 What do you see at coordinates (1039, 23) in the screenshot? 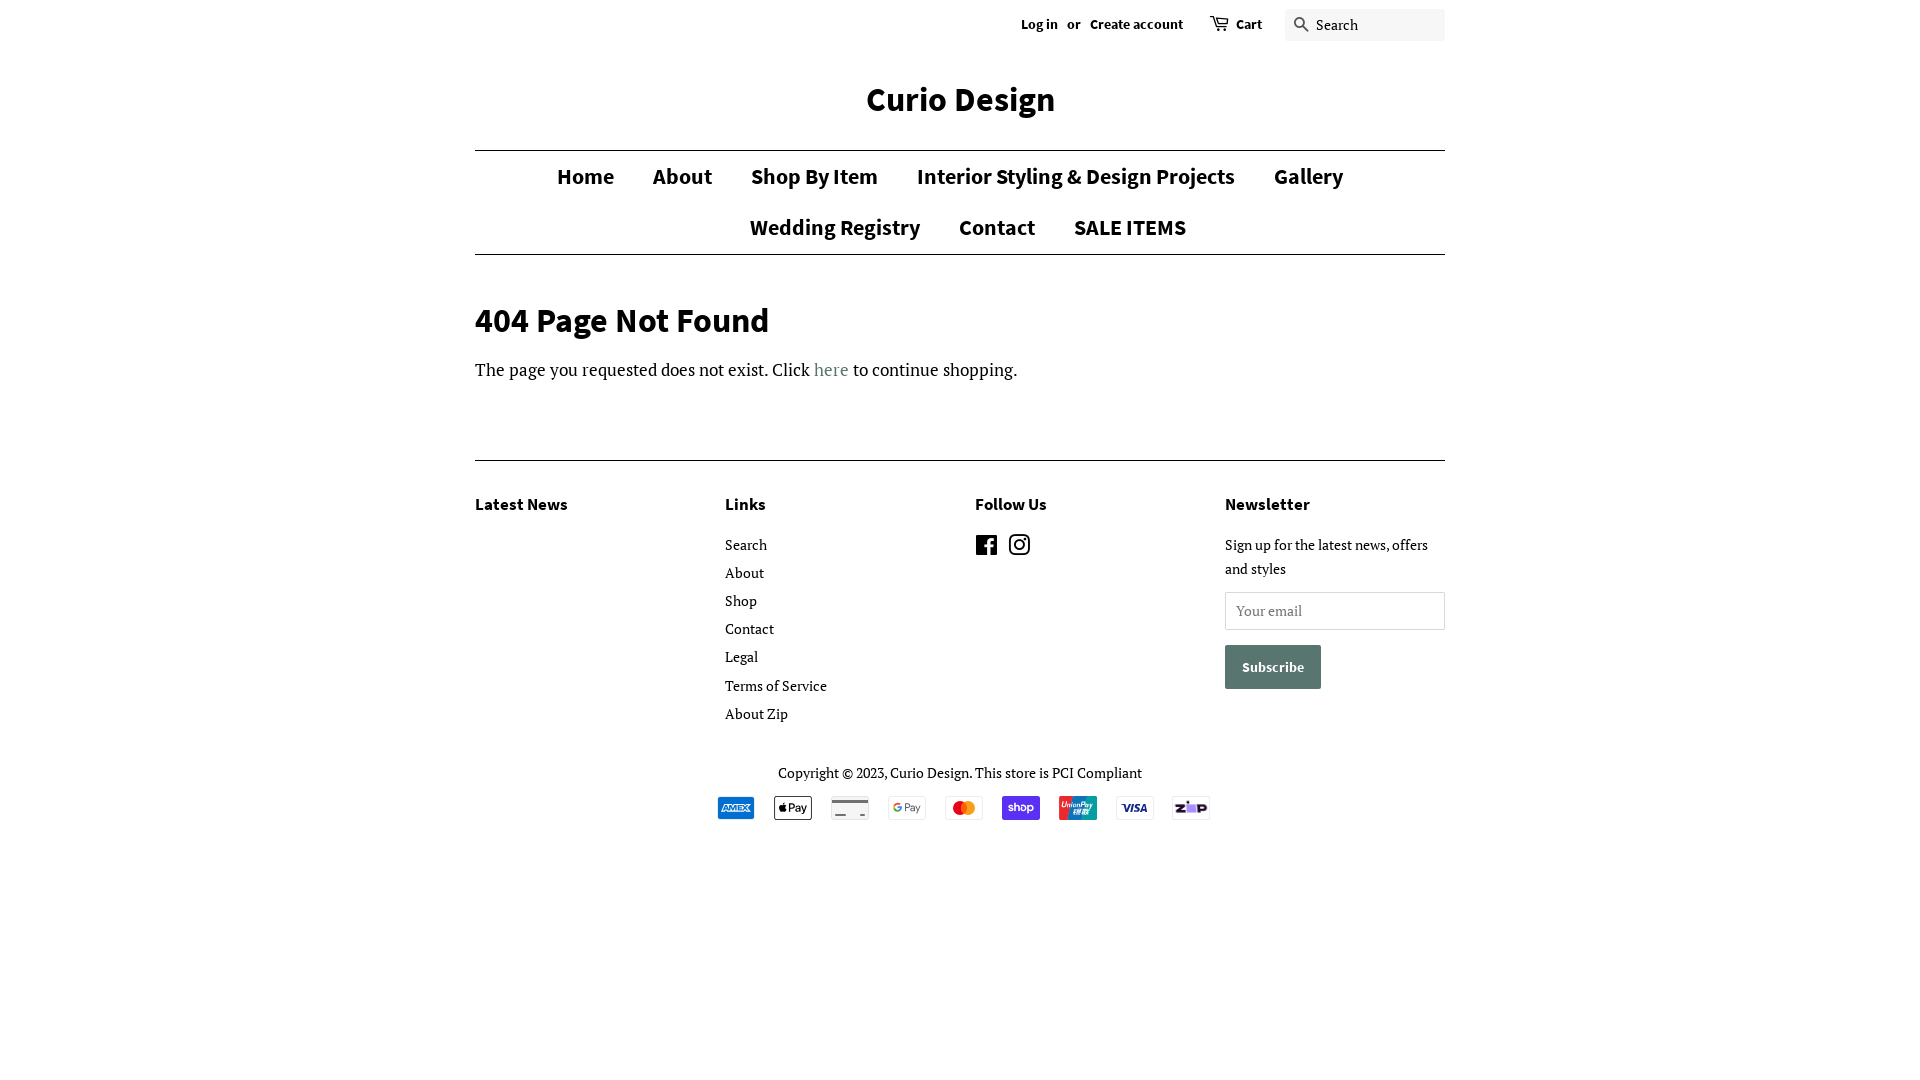
I see `'Log in'` at bounding box center [1039, 23].